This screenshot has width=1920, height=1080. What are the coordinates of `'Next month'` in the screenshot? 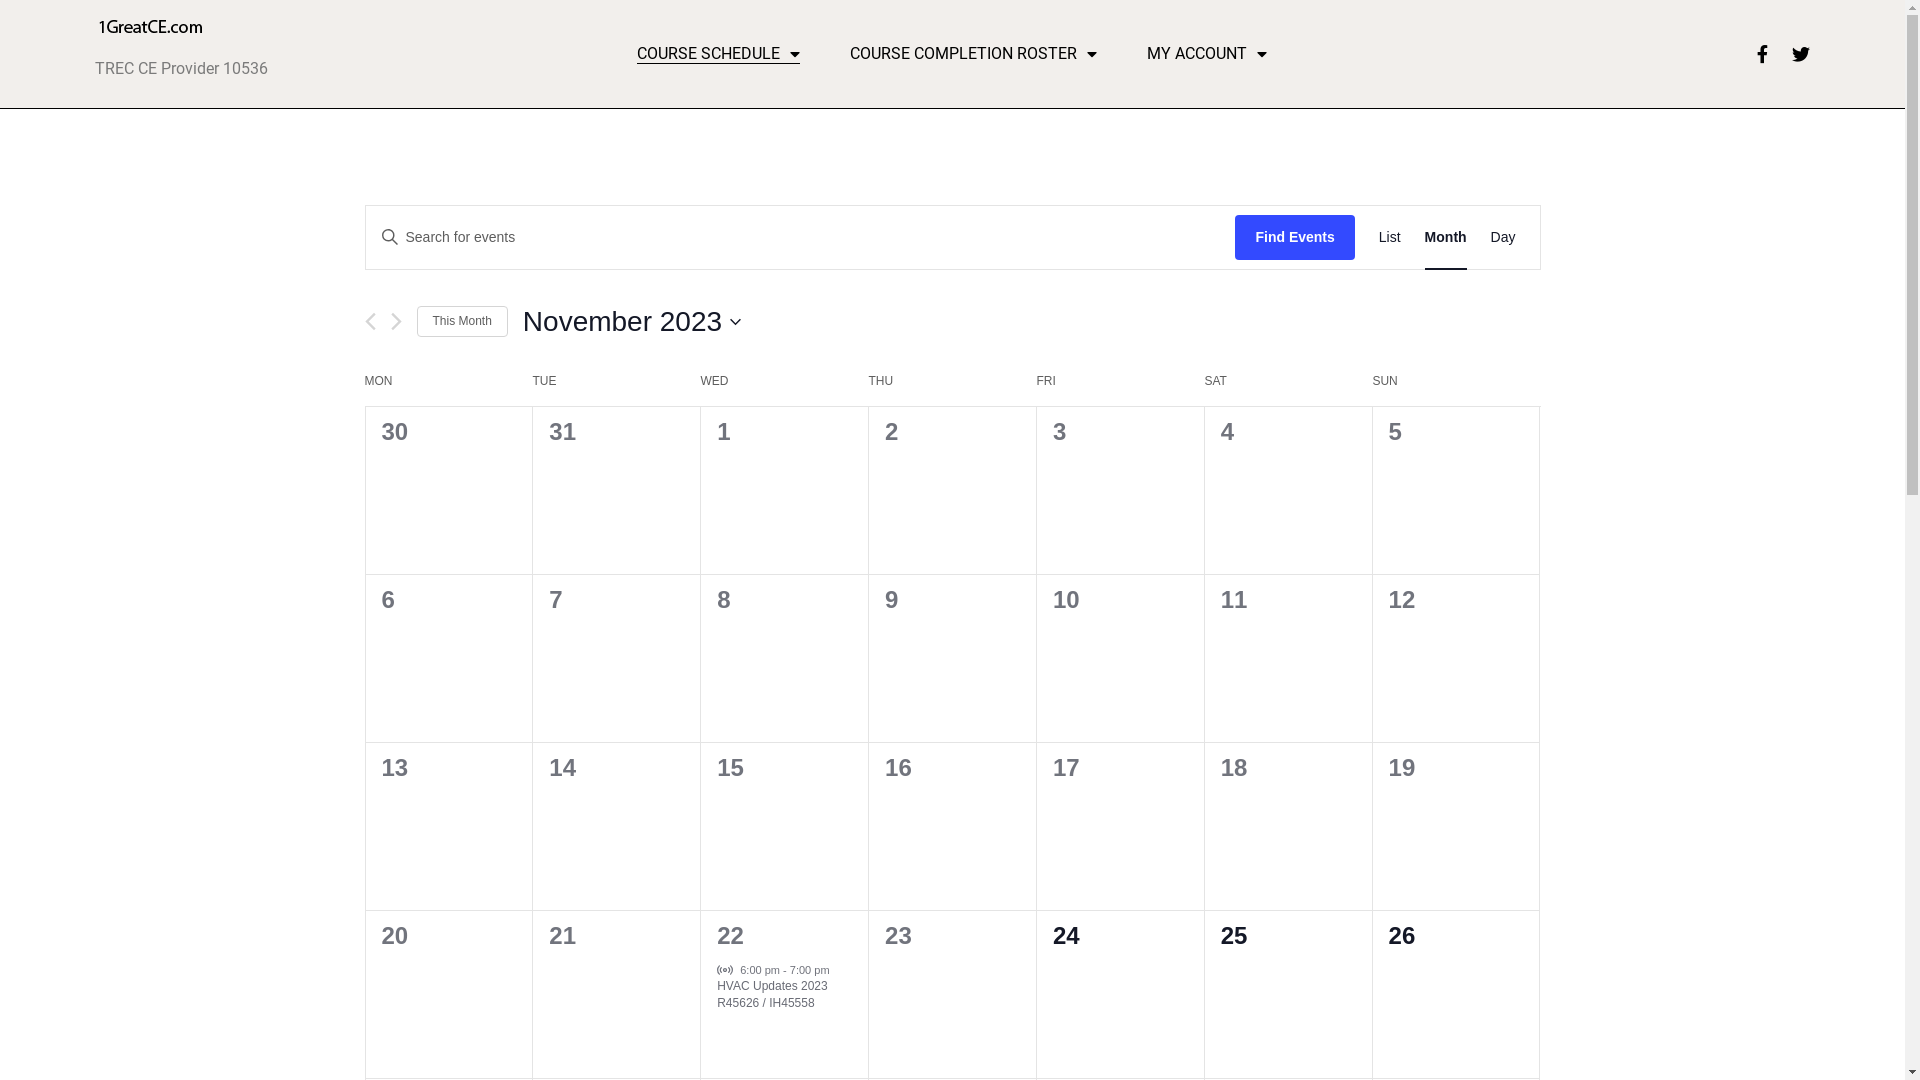 It's located at (395, 320).